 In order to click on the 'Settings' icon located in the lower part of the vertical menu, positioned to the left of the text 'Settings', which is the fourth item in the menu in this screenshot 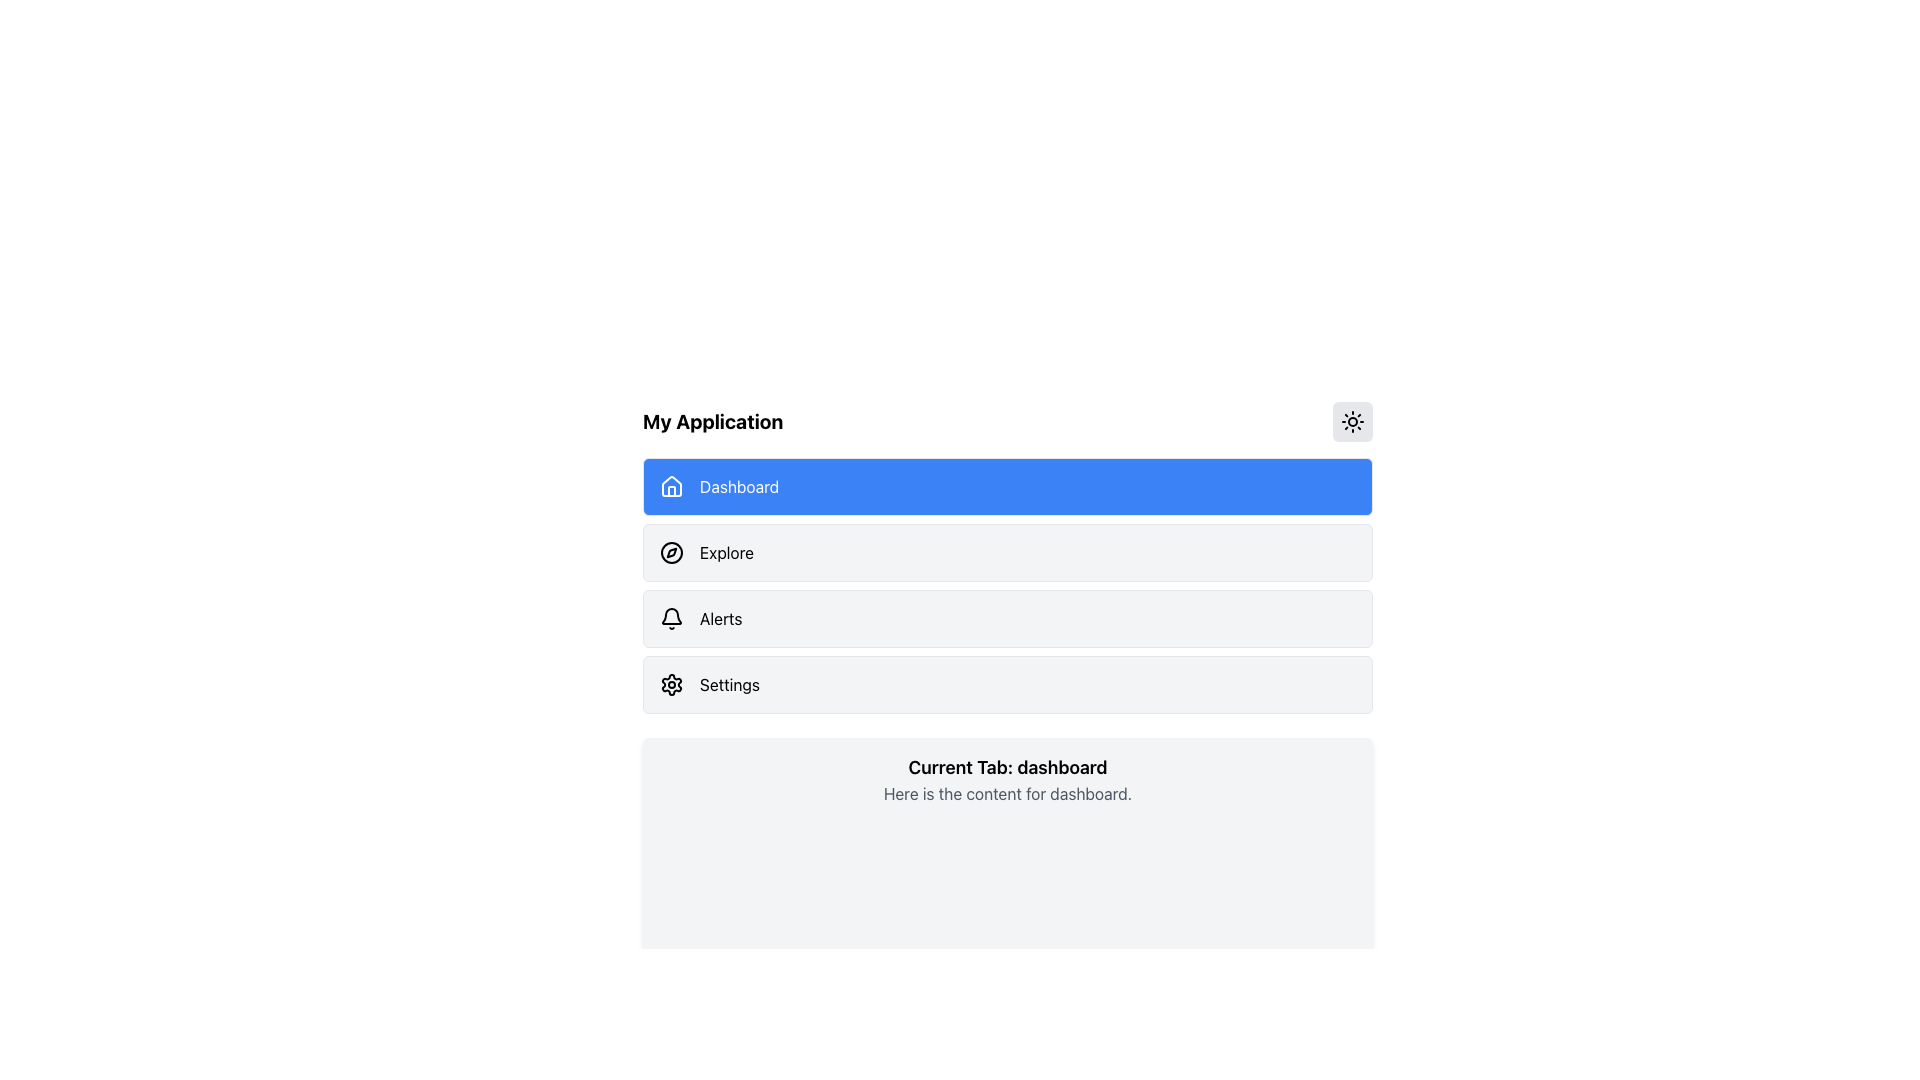, I will do `click(672, 684)`.